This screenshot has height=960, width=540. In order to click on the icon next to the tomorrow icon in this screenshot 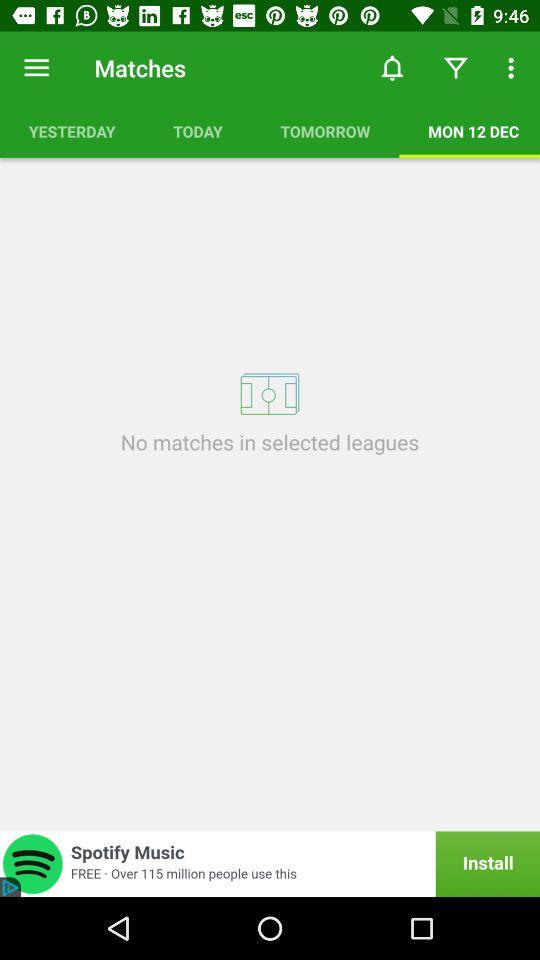, I will do `click(198, 130)`.